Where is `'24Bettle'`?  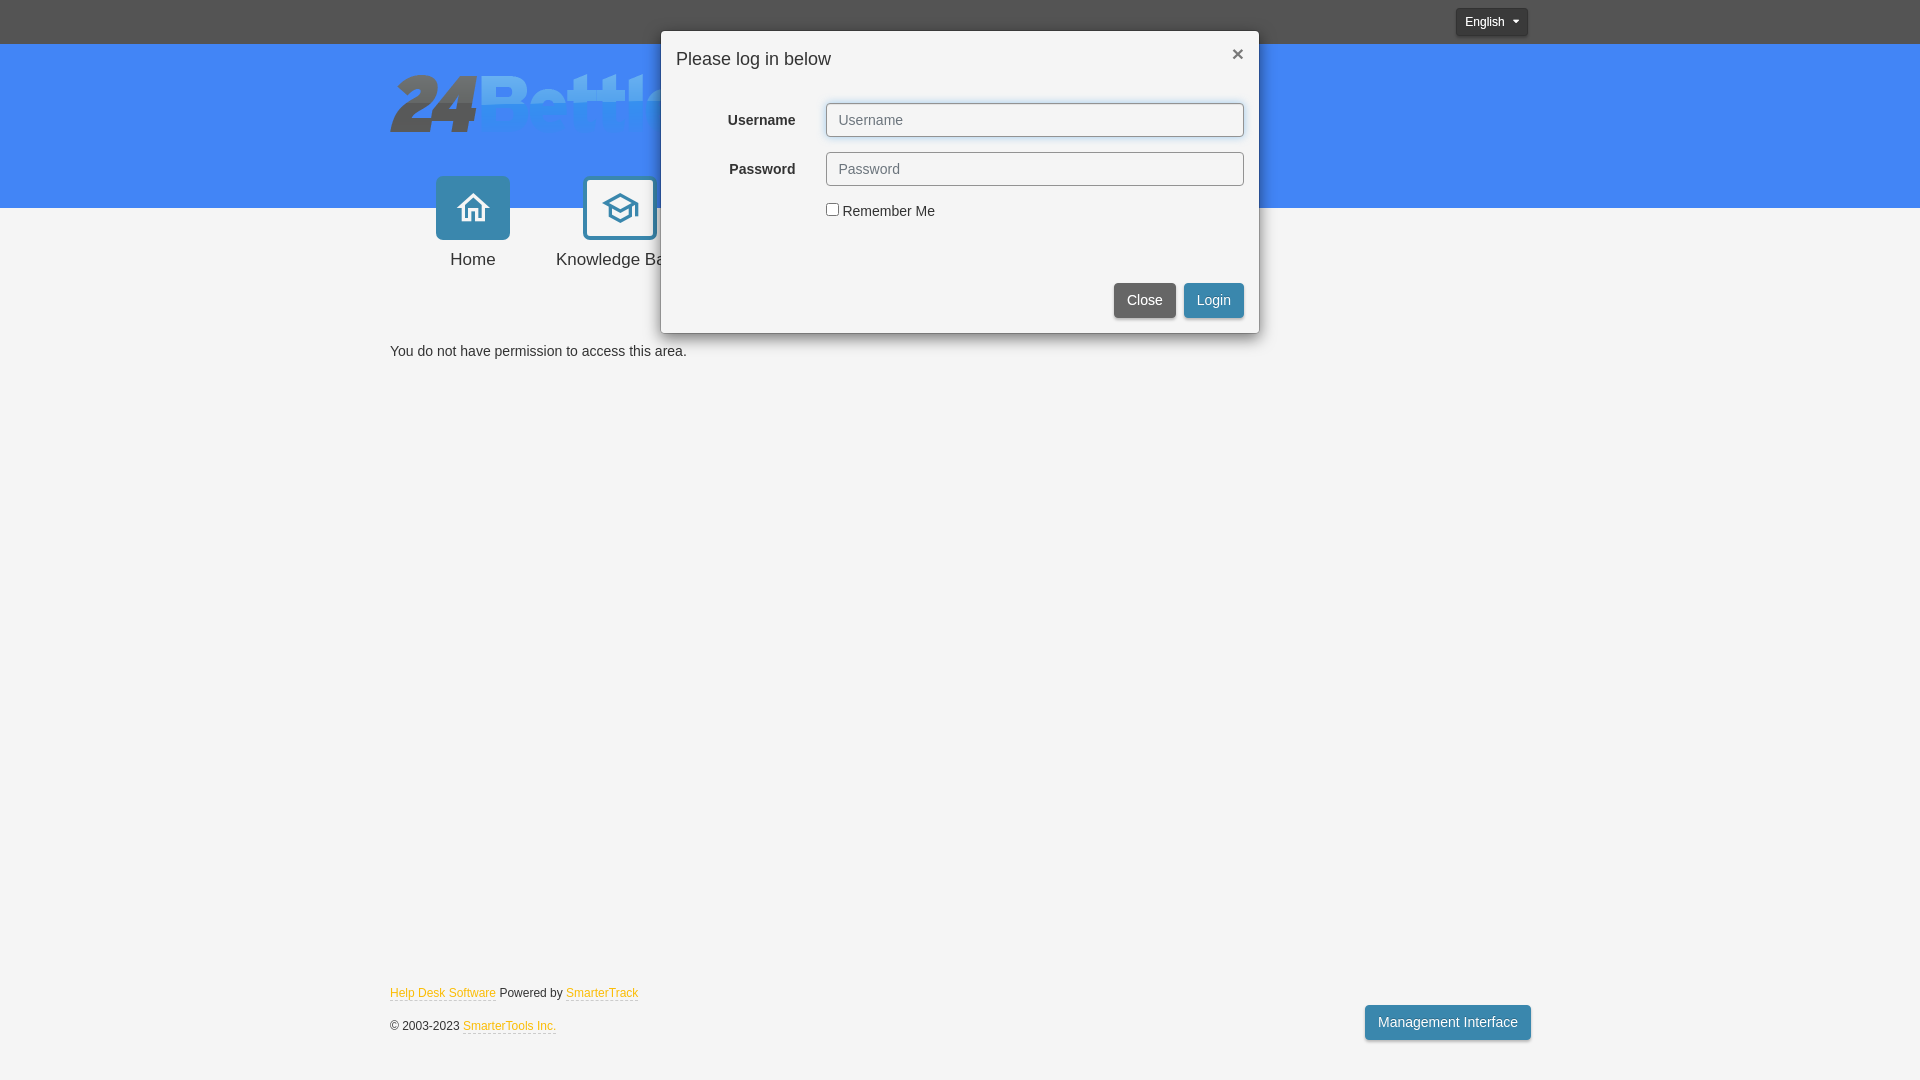
'24Bettle' is located at coordinates (536, 100).